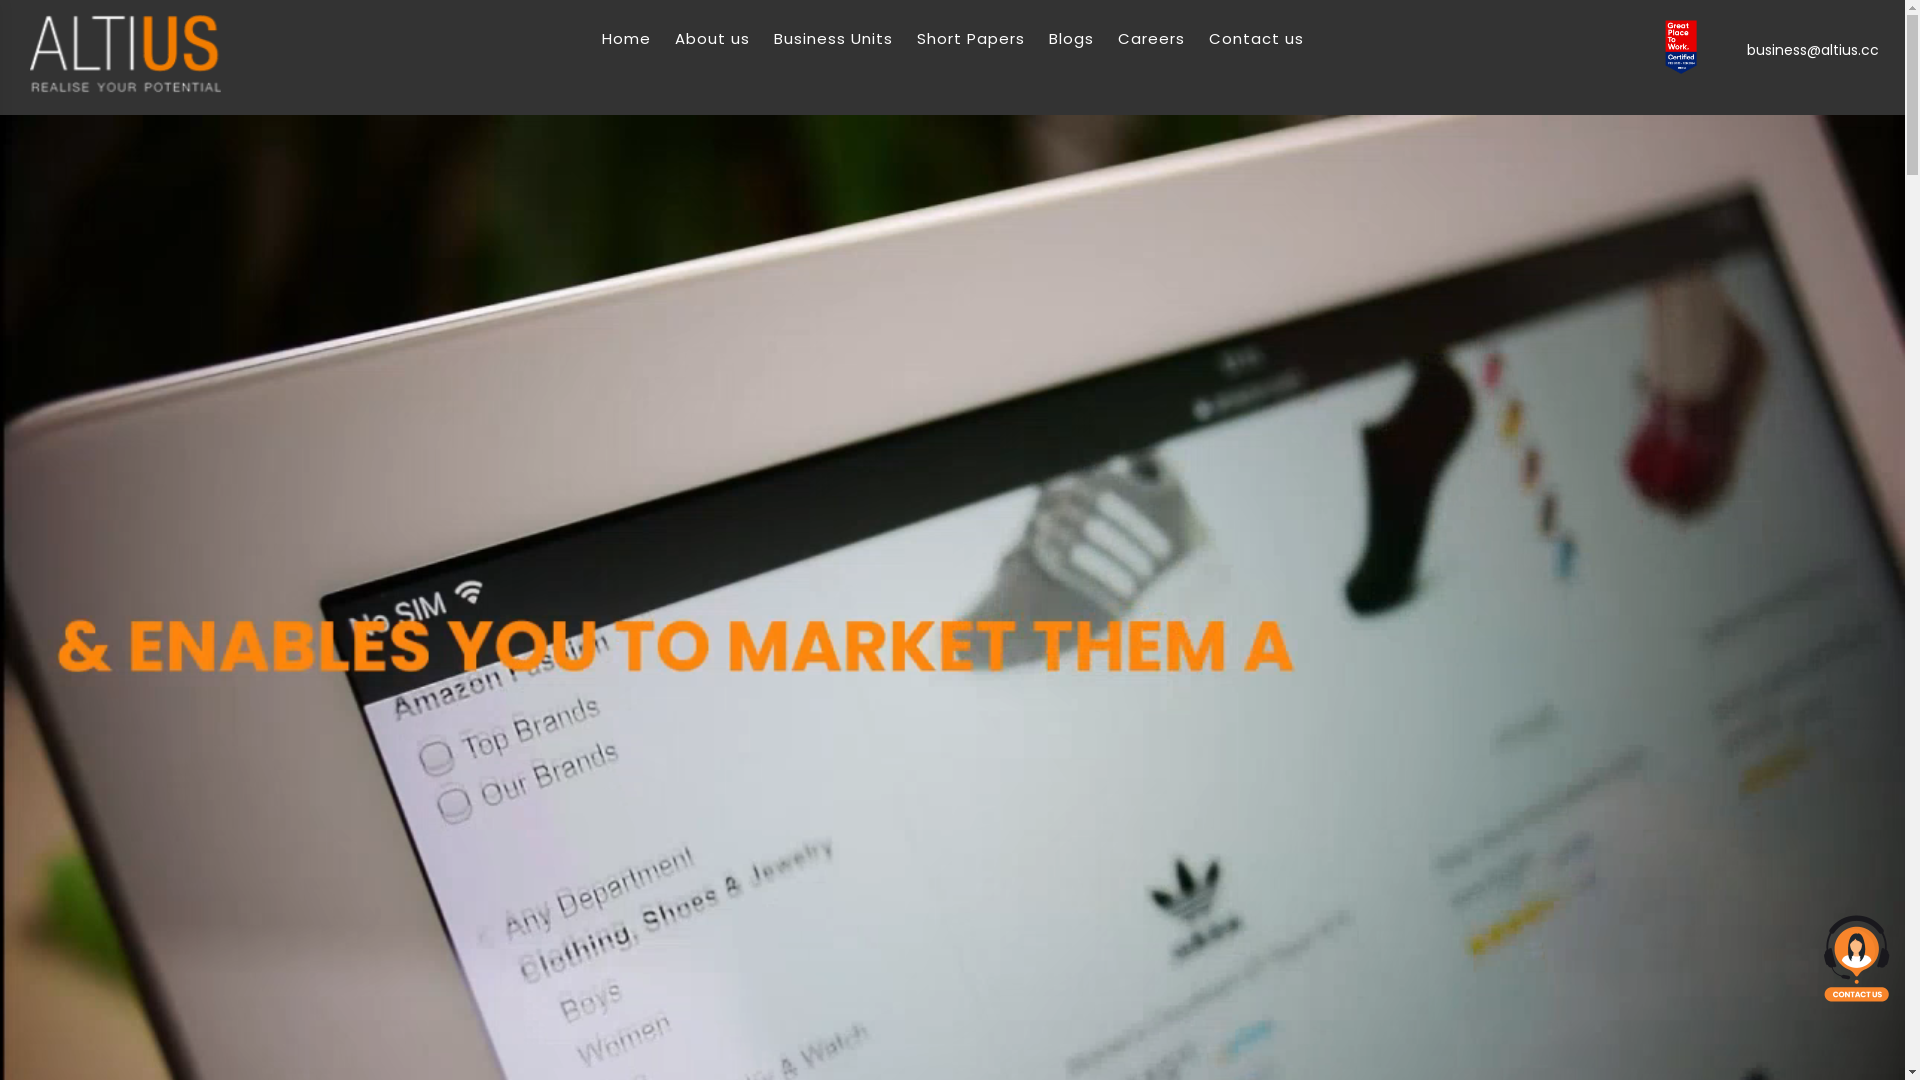 The height and width of the screenshot is (1080, 1920). Describe the element at coordinates (1741, 49) in the screenshot. I see `'business@altius.cc'` at that location.